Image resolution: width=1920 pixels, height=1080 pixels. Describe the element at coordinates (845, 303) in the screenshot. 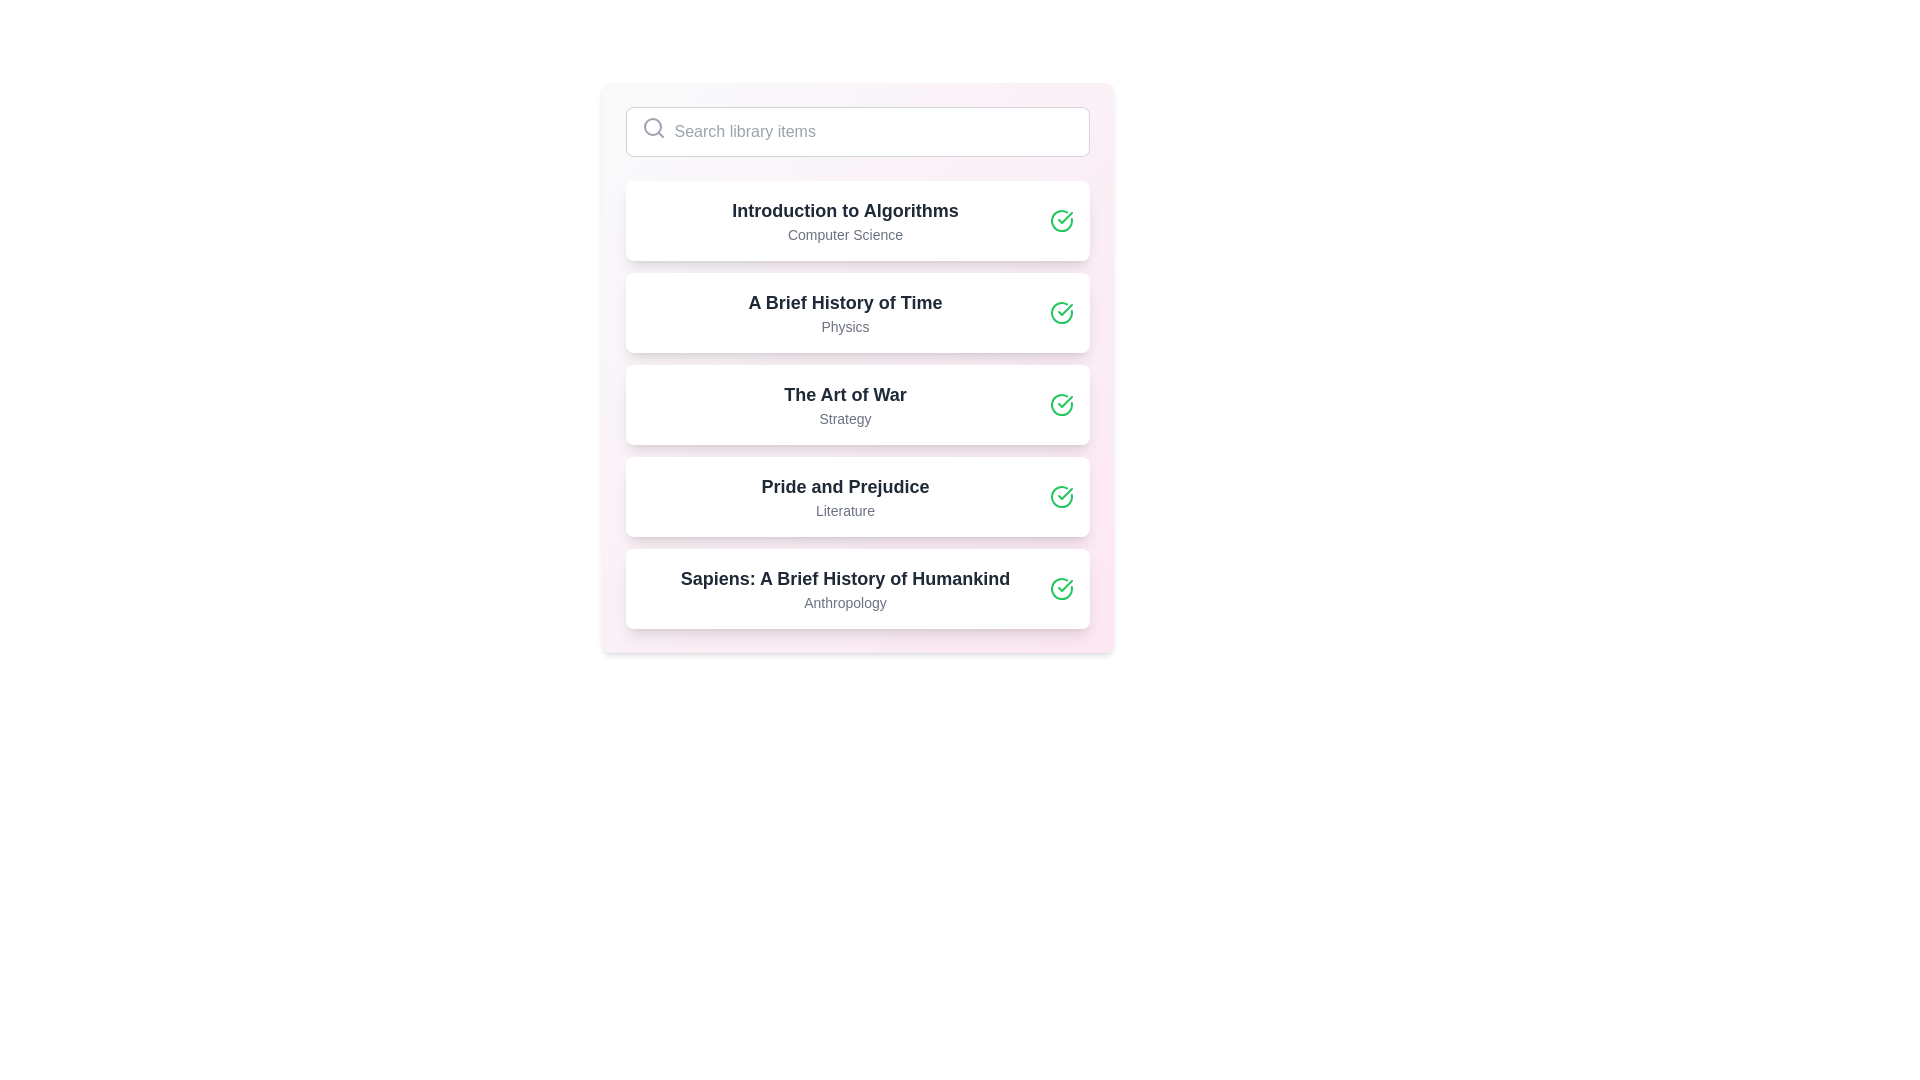

I see `the text label displaying 'A Brief History of Time', which is prominently styled in bold dark gray above the text 'Physics' in the second card of a vertical list` at that location.